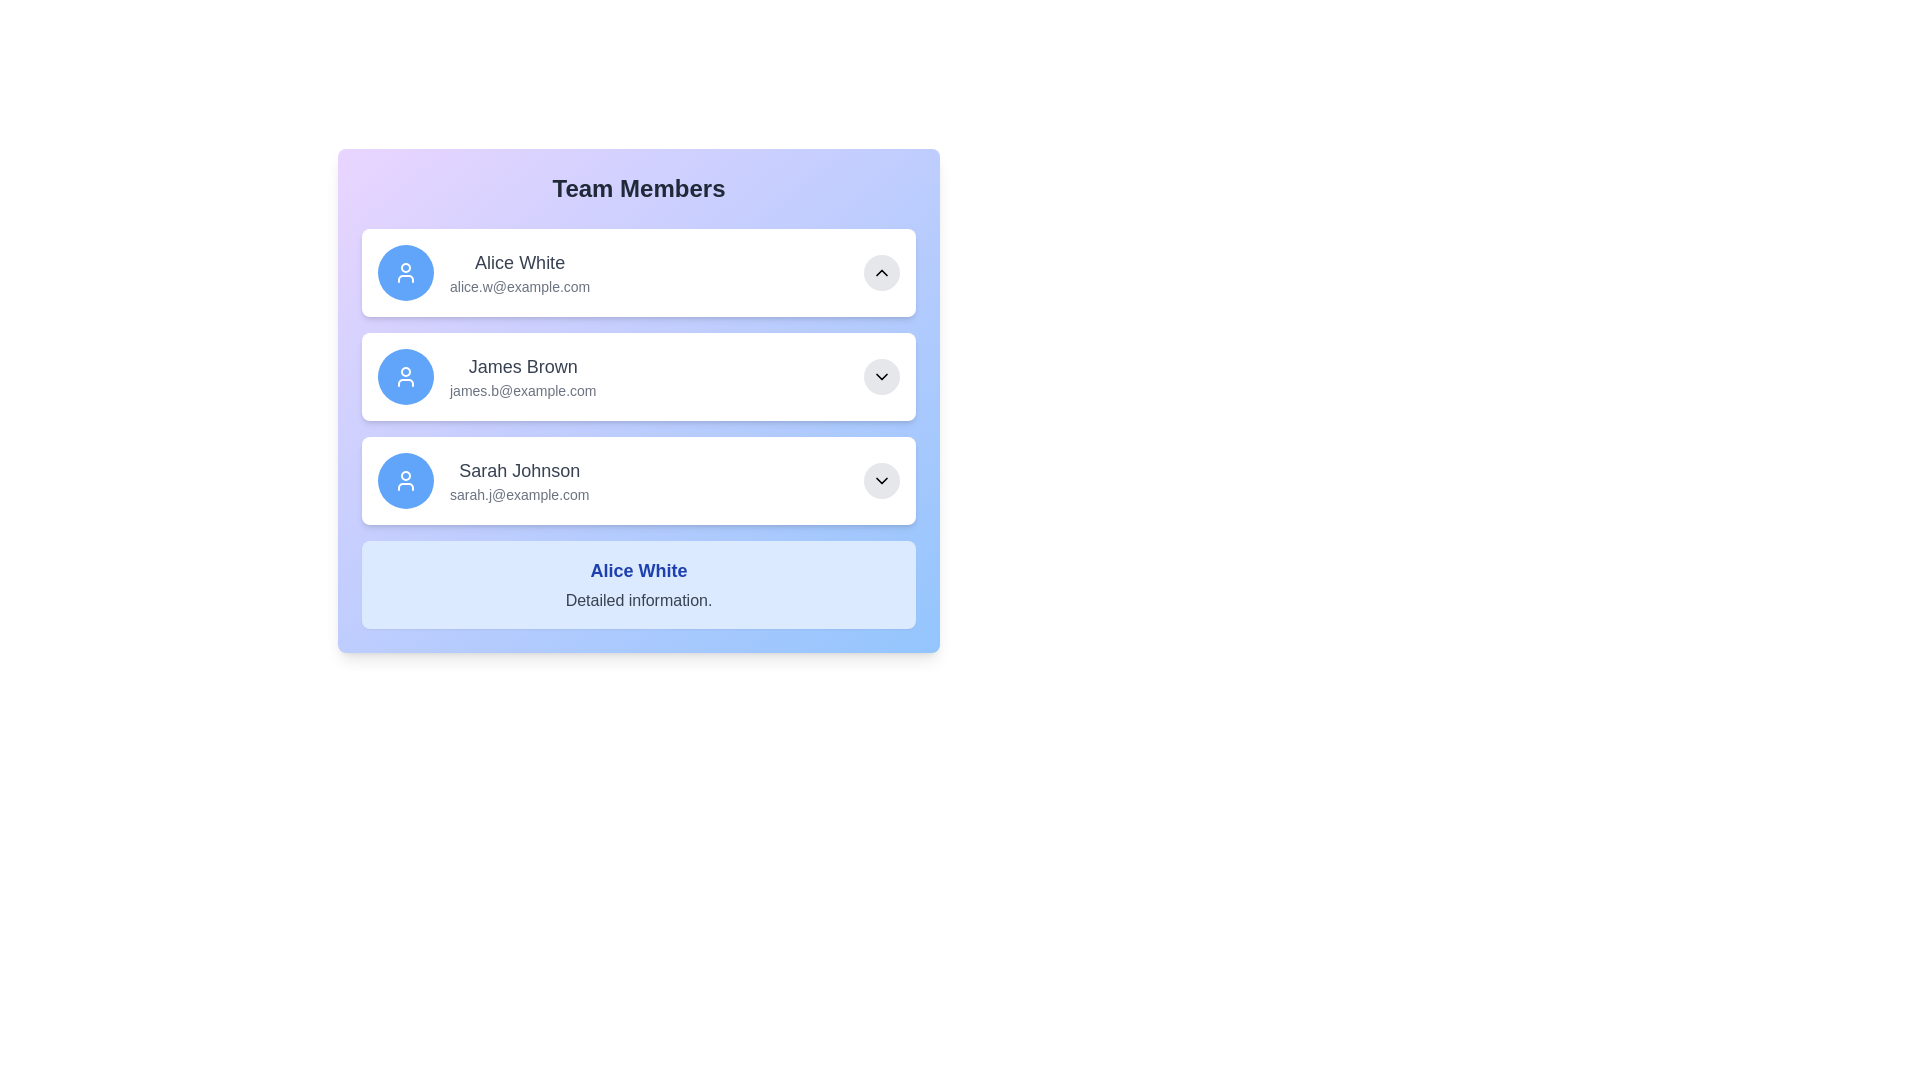  I want to click on the internal components of the display area for the list of team members, which is centrally positioned in the main content area, so click(637, 401).